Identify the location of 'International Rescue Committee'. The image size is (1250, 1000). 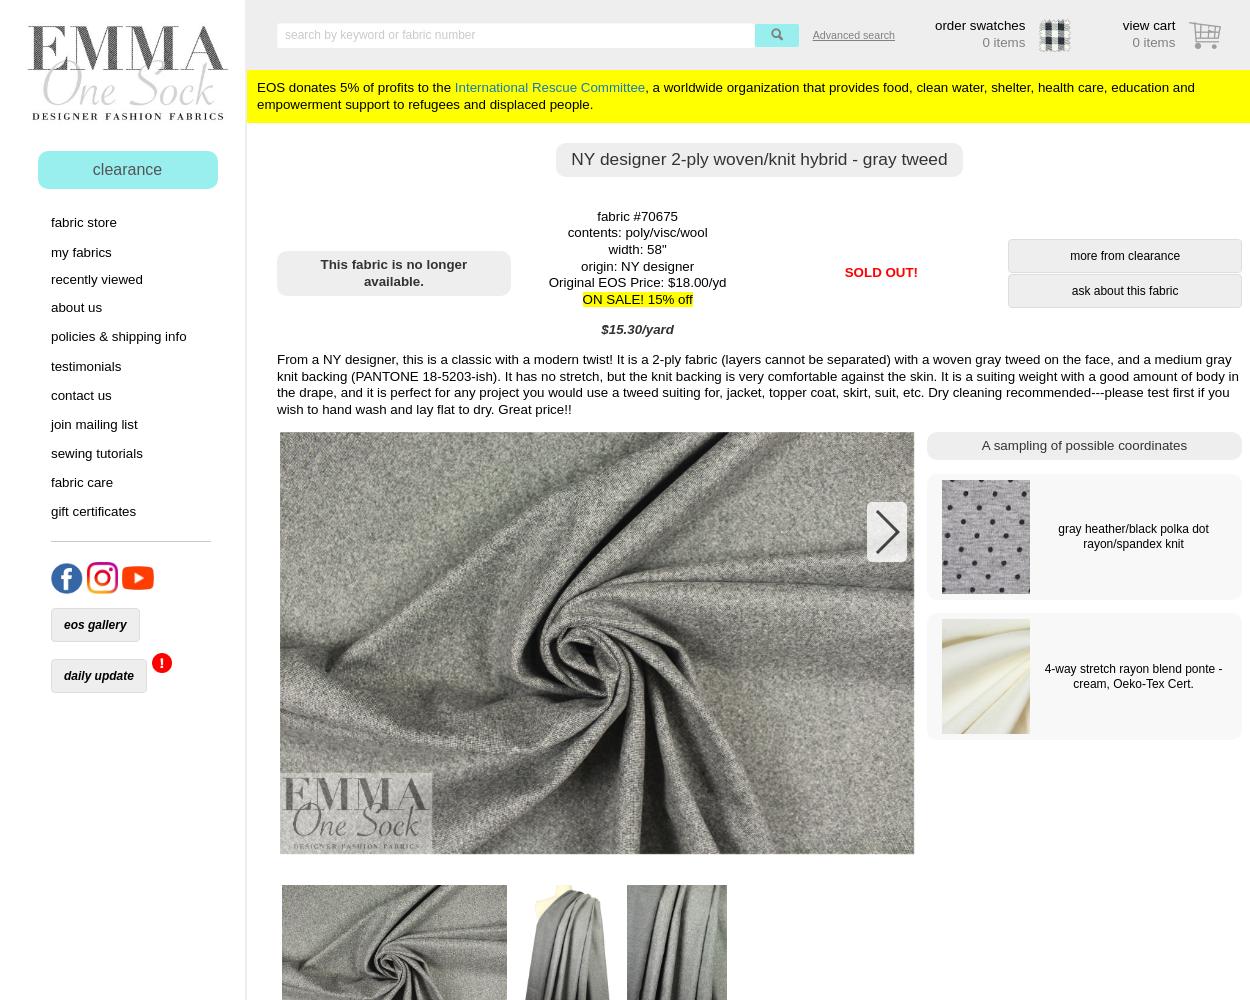
(453, 86).